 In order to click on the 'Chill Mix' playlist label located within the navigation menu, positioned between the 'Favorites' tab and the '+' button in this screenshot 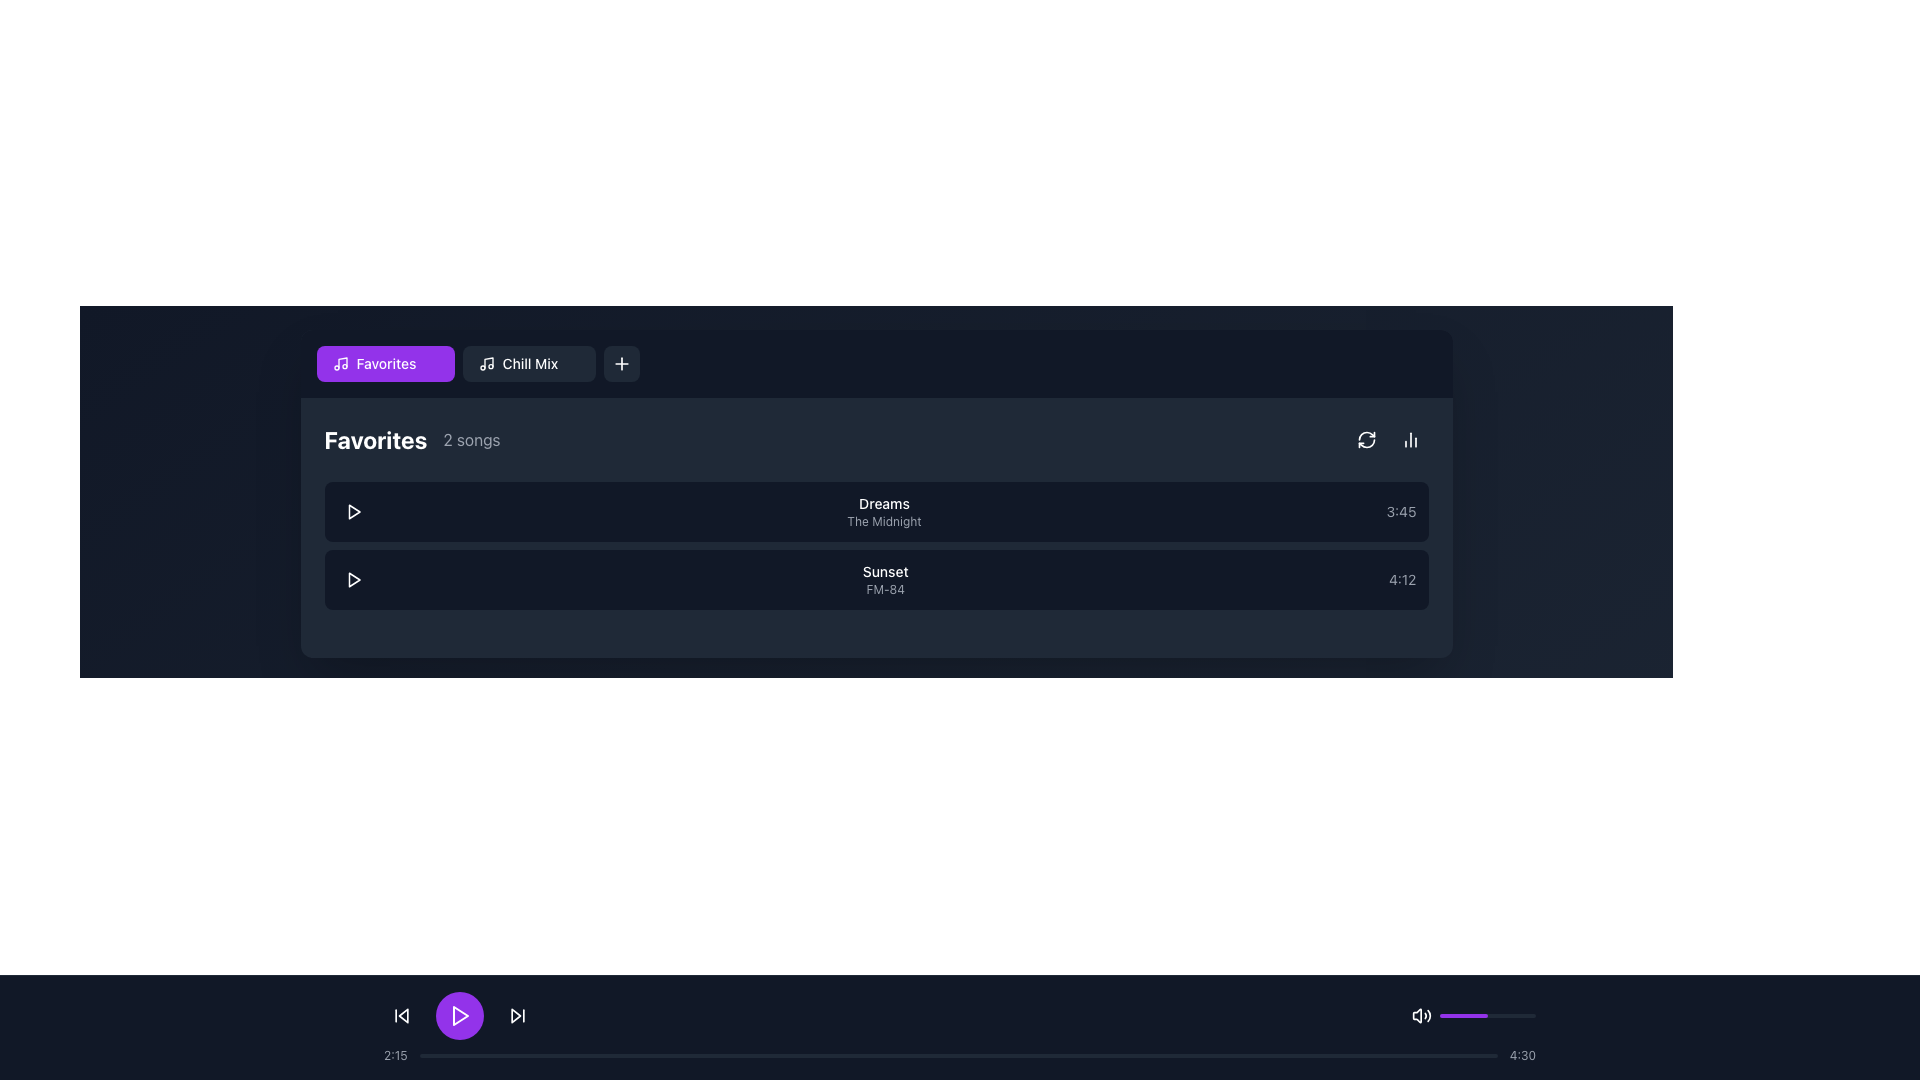, I will do `click(530, 363)`.